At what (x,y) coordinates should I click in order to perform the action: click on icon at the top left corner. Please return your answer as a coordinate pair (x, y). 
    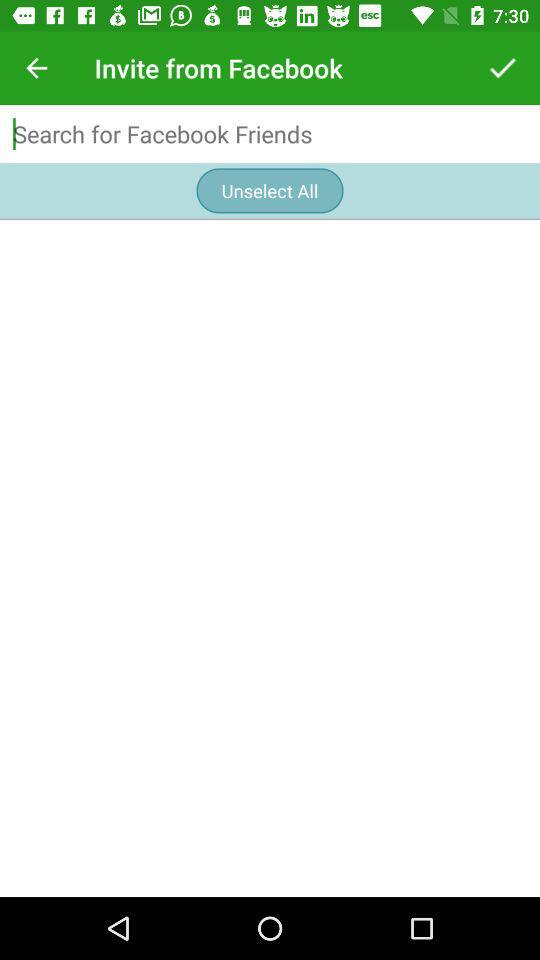
    Looking at the image, I should click on (36, 68).